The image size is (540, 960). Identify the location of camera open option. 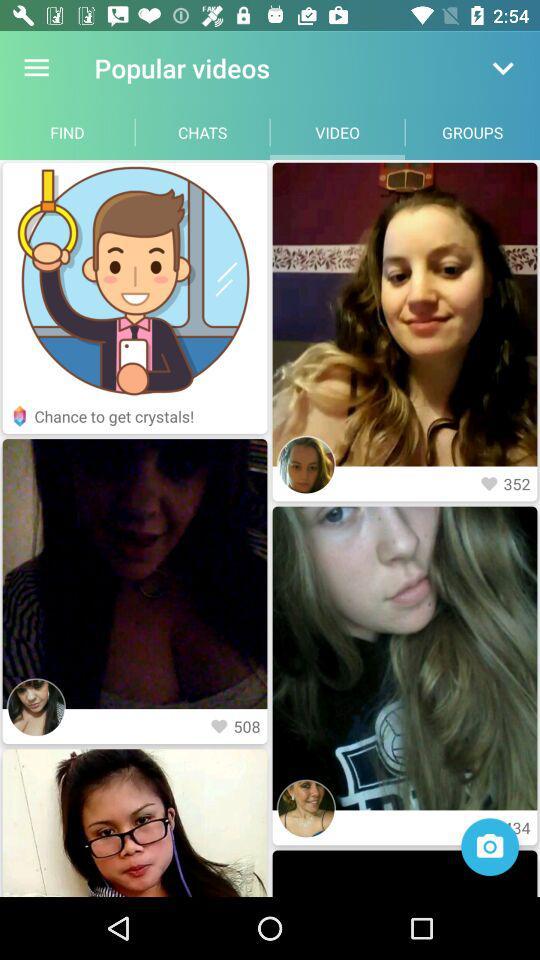
(489, 846).